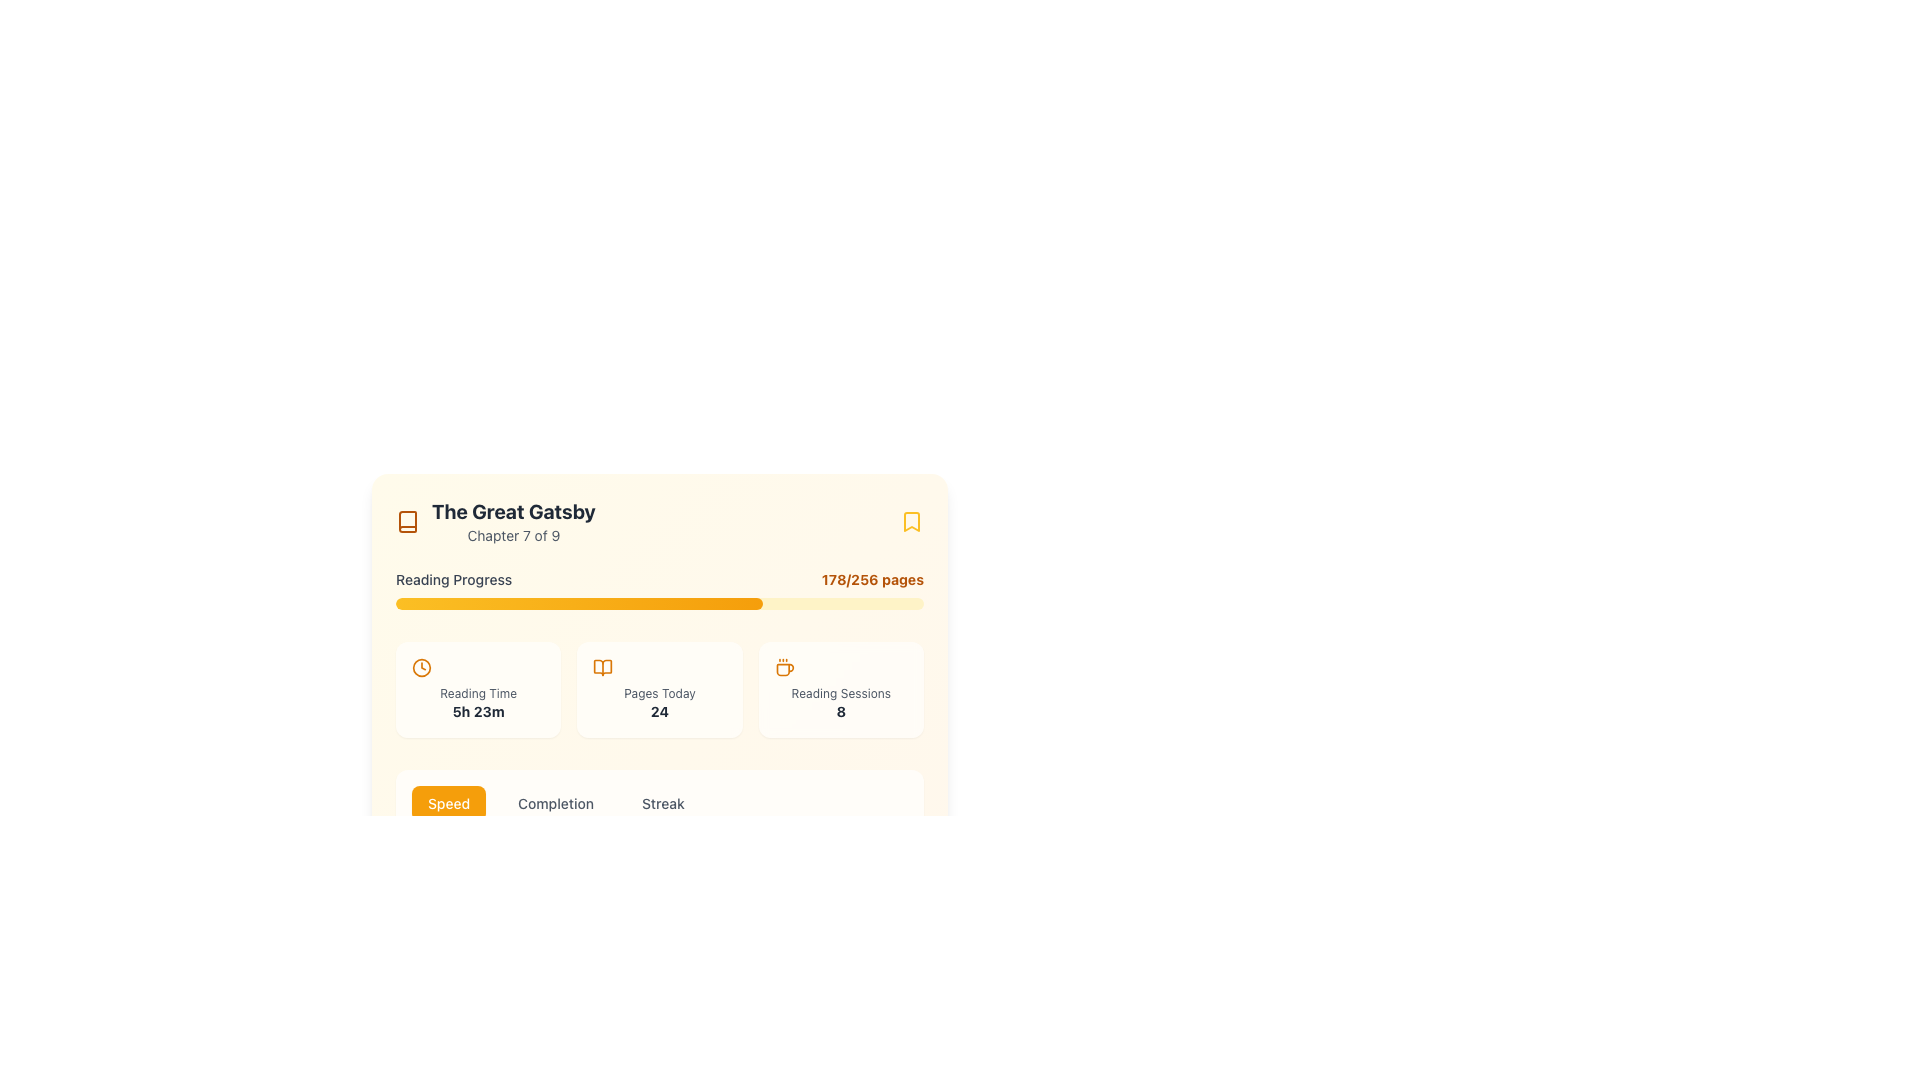 The width and height of the screenshot is (1920, 1080). What do you see at coordinates (477, 693) in the screenshot?
I see `the 'Reading Time' text label, which is a small light gray text element located below the clock icon and above the bold text '5h 23m' in the reading statistics section` at bounding box center [477, 693].